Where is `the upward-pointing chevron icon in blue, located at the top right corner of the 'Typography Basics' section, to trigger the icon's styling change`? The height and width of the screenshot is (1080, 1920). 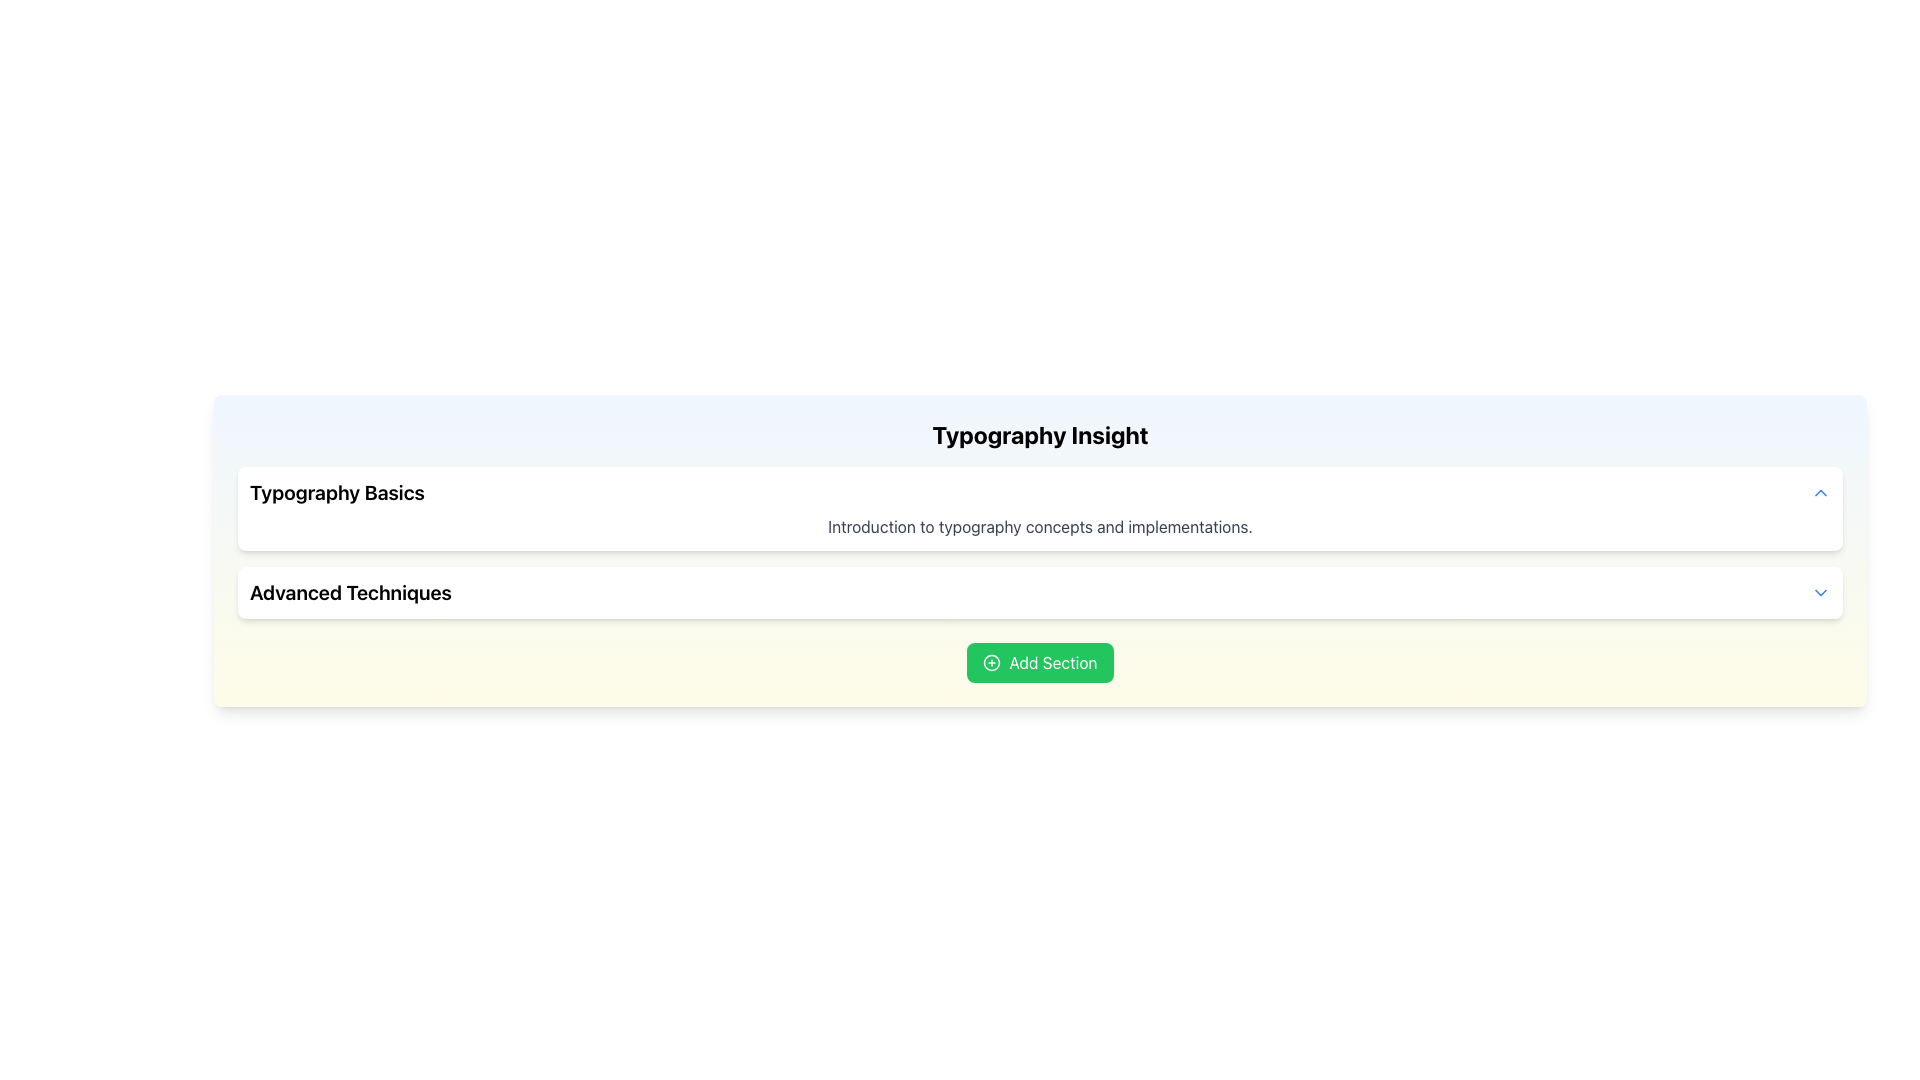
the upward-pointing chevron icon in blue, located at the top right corner of the 'Typography Basics' section, to trigger the icon's styling change is located at coordinates (1820, 493).